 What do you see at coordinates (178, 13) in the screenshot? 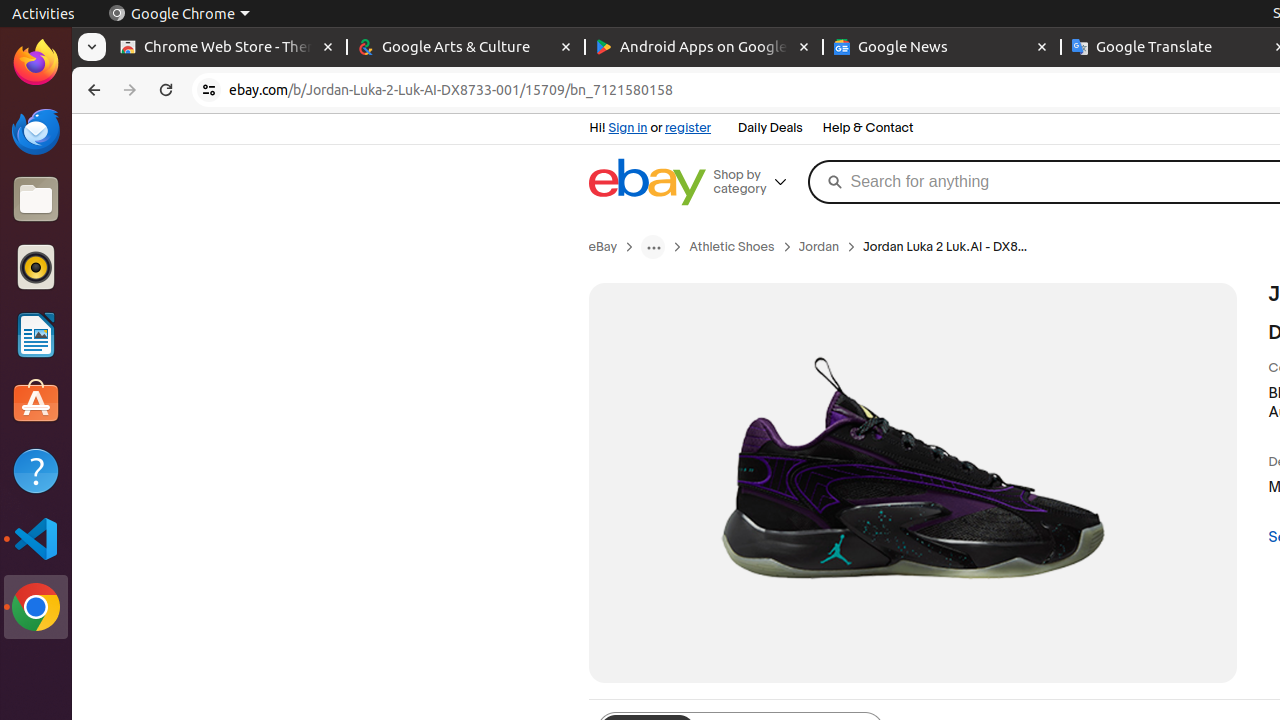
I see `'Google Chrome'` at bounding box center [178, 13].